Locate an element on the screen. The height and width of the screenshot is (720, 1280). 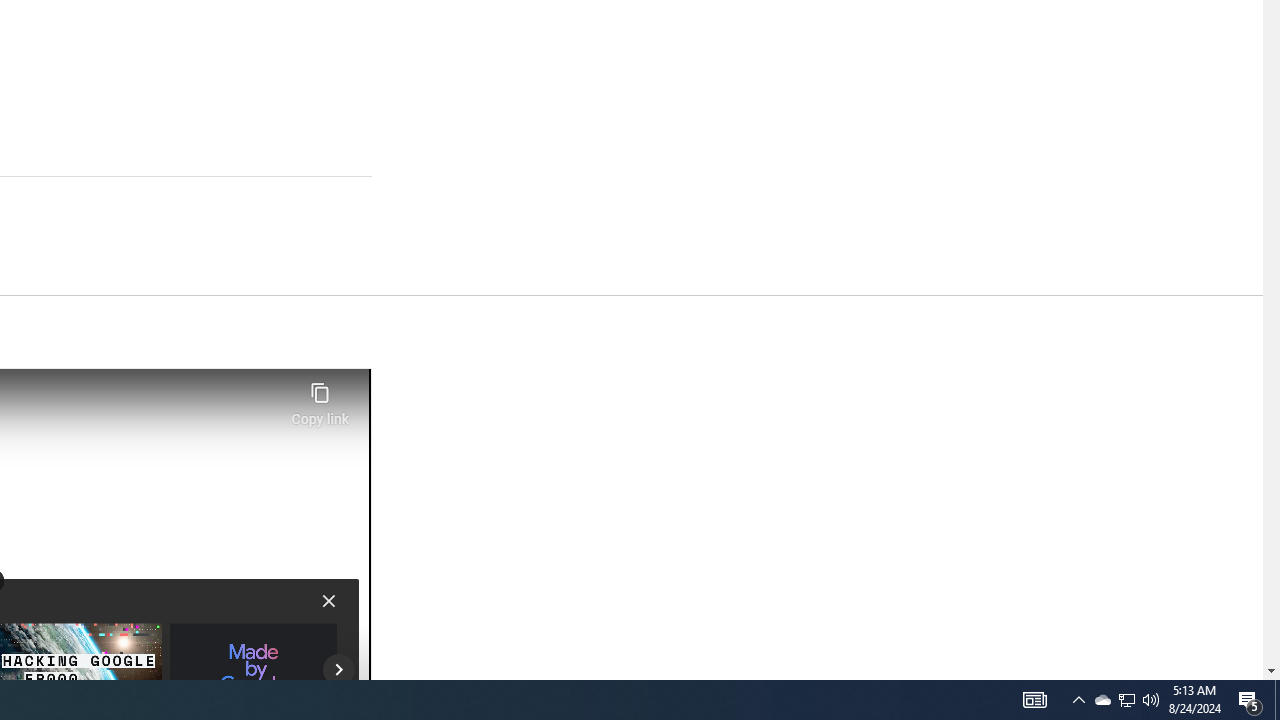
'Show more suggested videos' is located at coordinates (338, 669).